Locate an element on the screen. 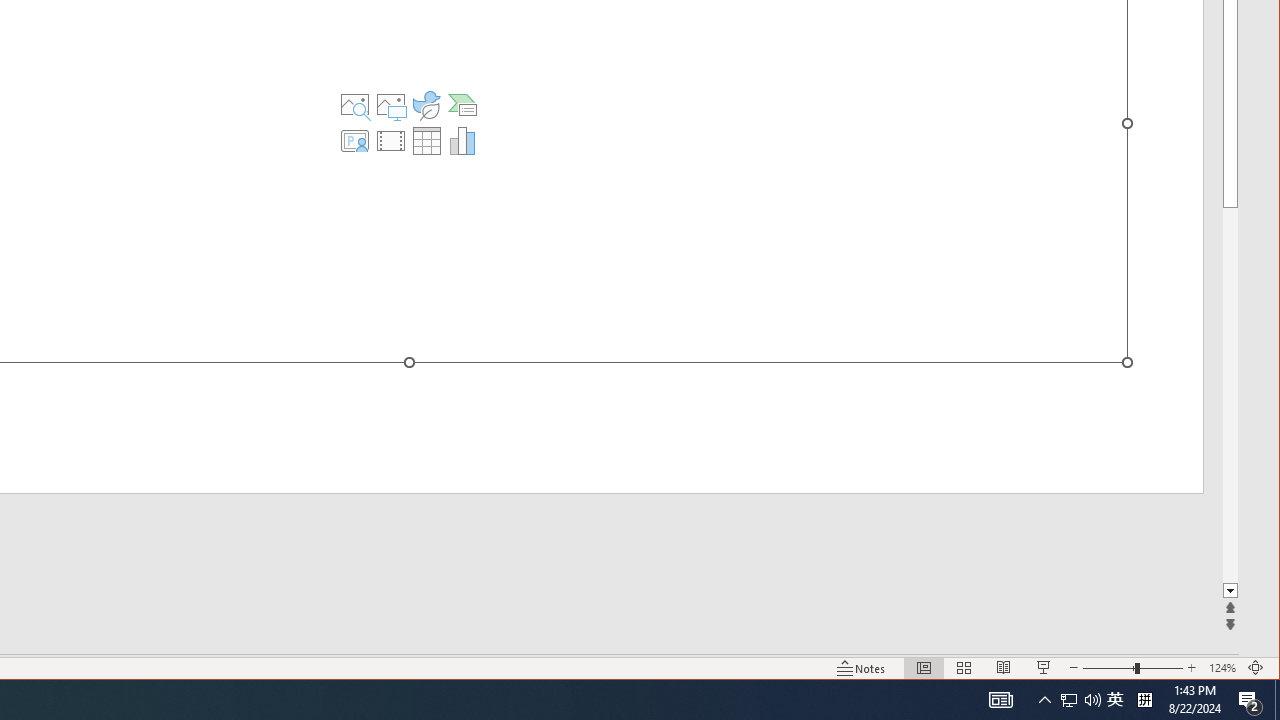 This screenshot has width=1280, height=720. 'Insert an Icon' is located at coordinates (425, 105).